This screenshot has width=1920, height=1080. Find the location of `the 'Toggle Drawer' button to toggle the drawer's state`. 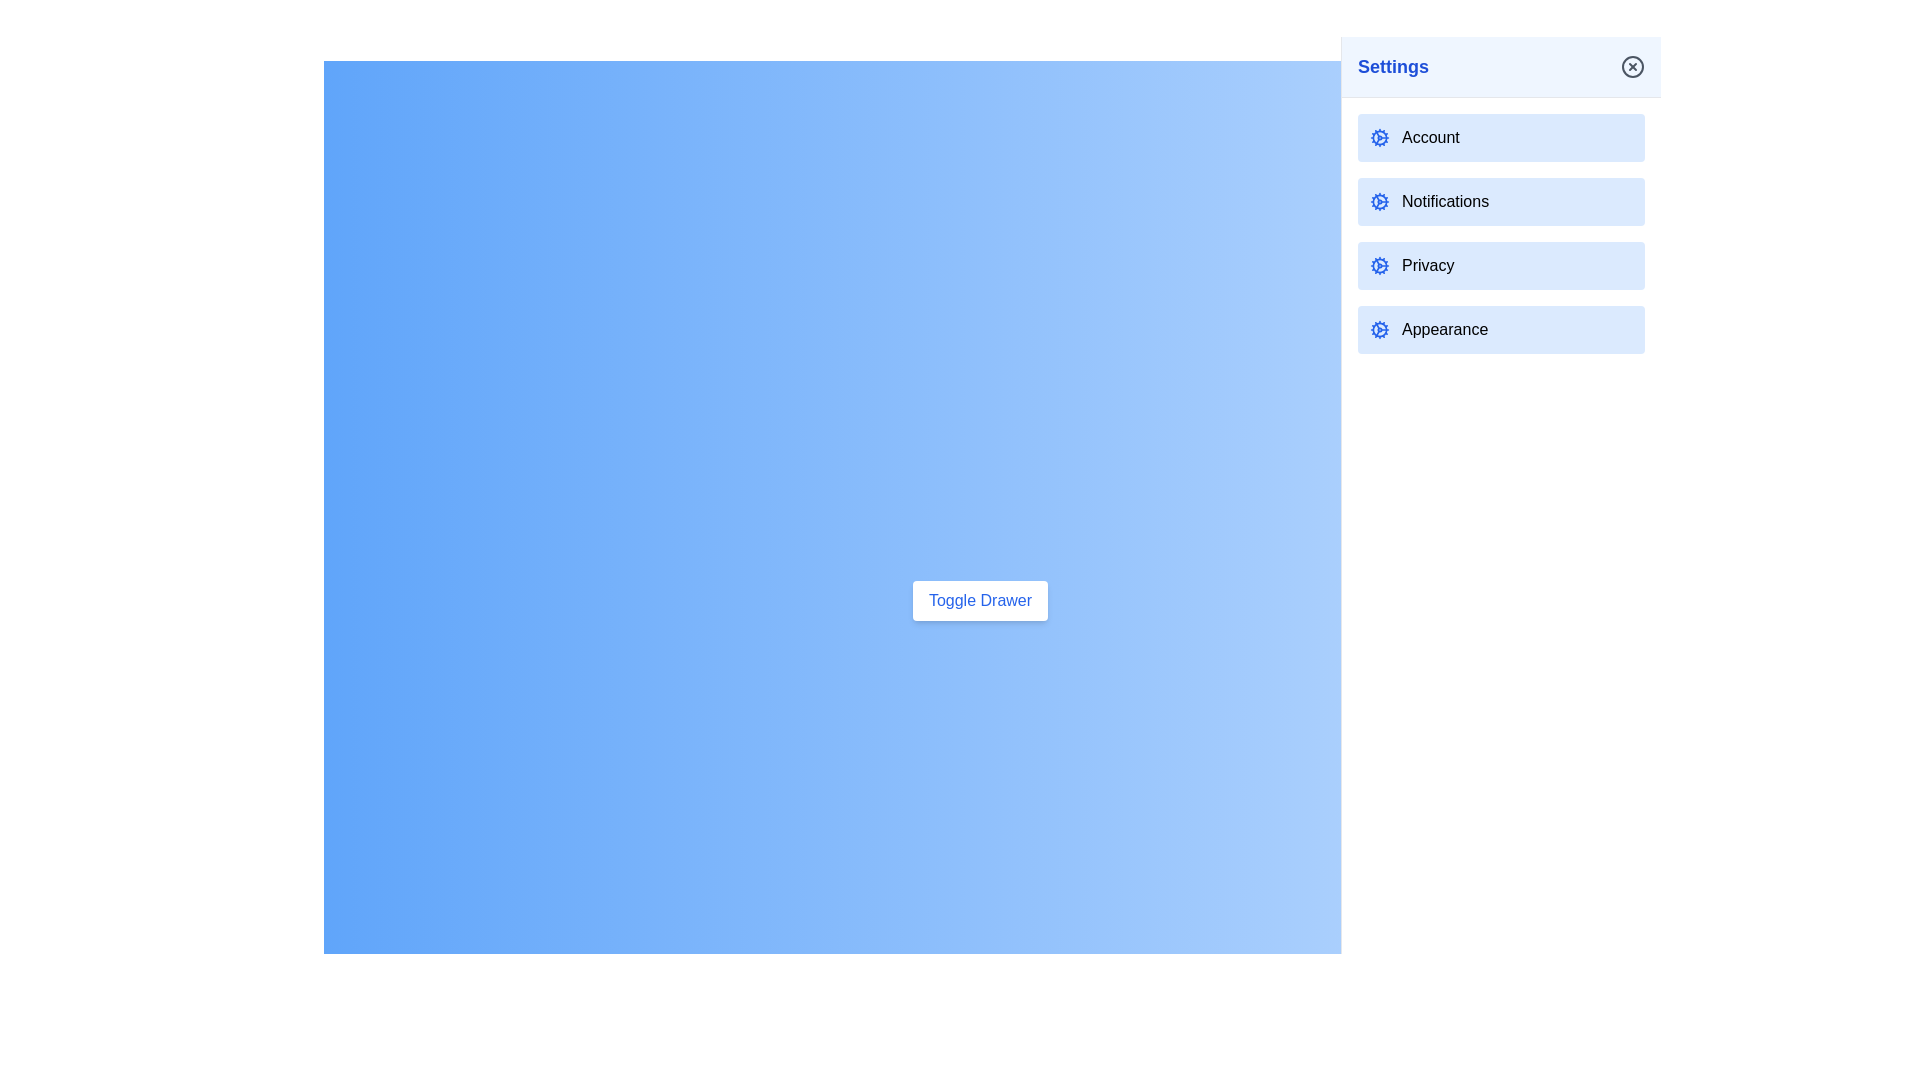

the 'Toggle Drawer' button to toggle the drawer's state is located at coordinates (980, 600).